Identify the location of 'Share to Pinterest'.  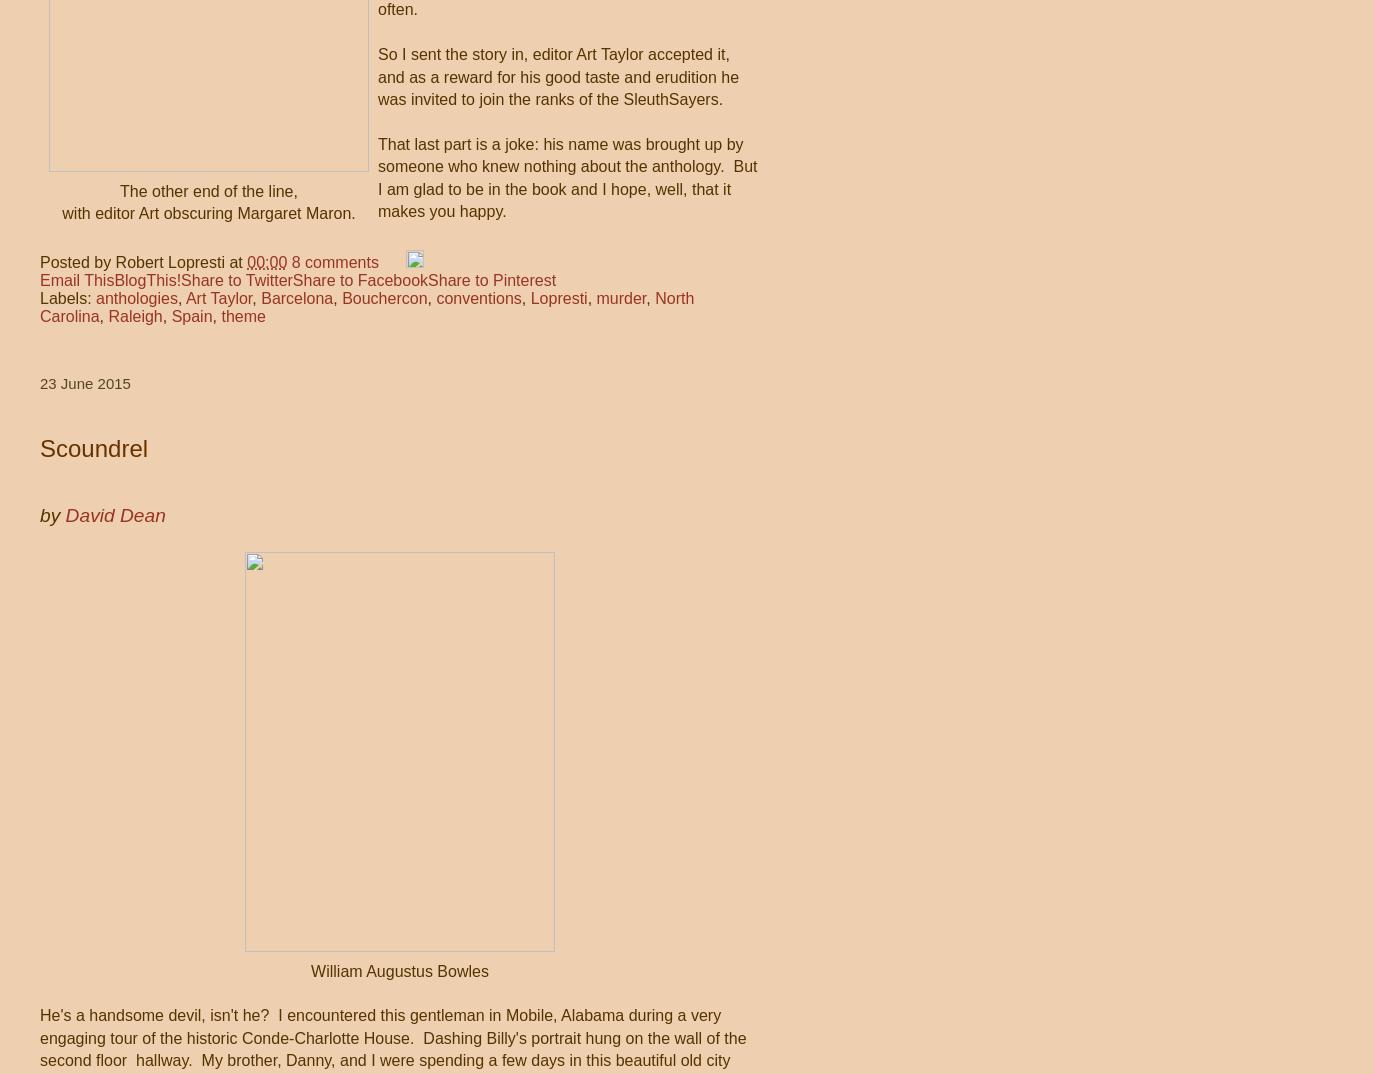
(492, 279).